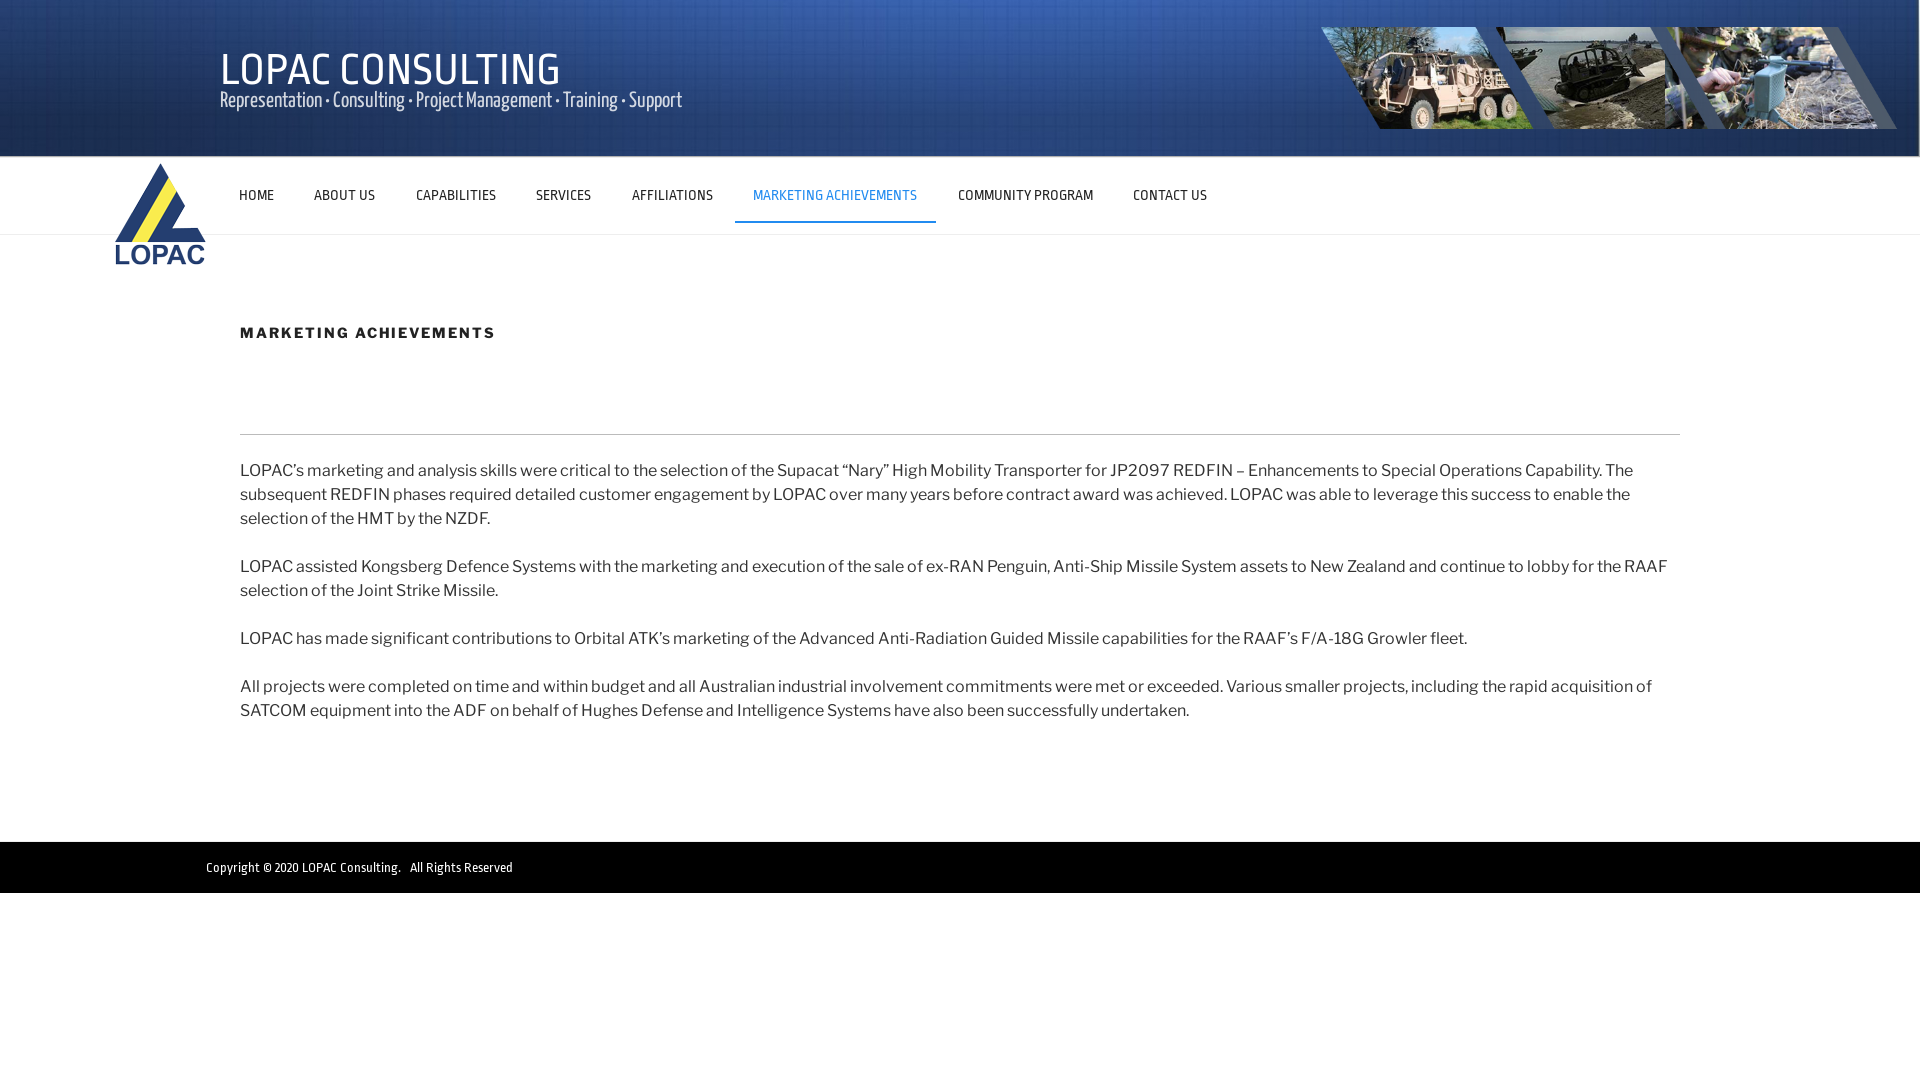 The width and height of the screenshot is (1920, 1080). What do you see at coordinates (455, 194) in the screenshot?
I see `'CAPABILITIES'` at bounding box center [455, 194].